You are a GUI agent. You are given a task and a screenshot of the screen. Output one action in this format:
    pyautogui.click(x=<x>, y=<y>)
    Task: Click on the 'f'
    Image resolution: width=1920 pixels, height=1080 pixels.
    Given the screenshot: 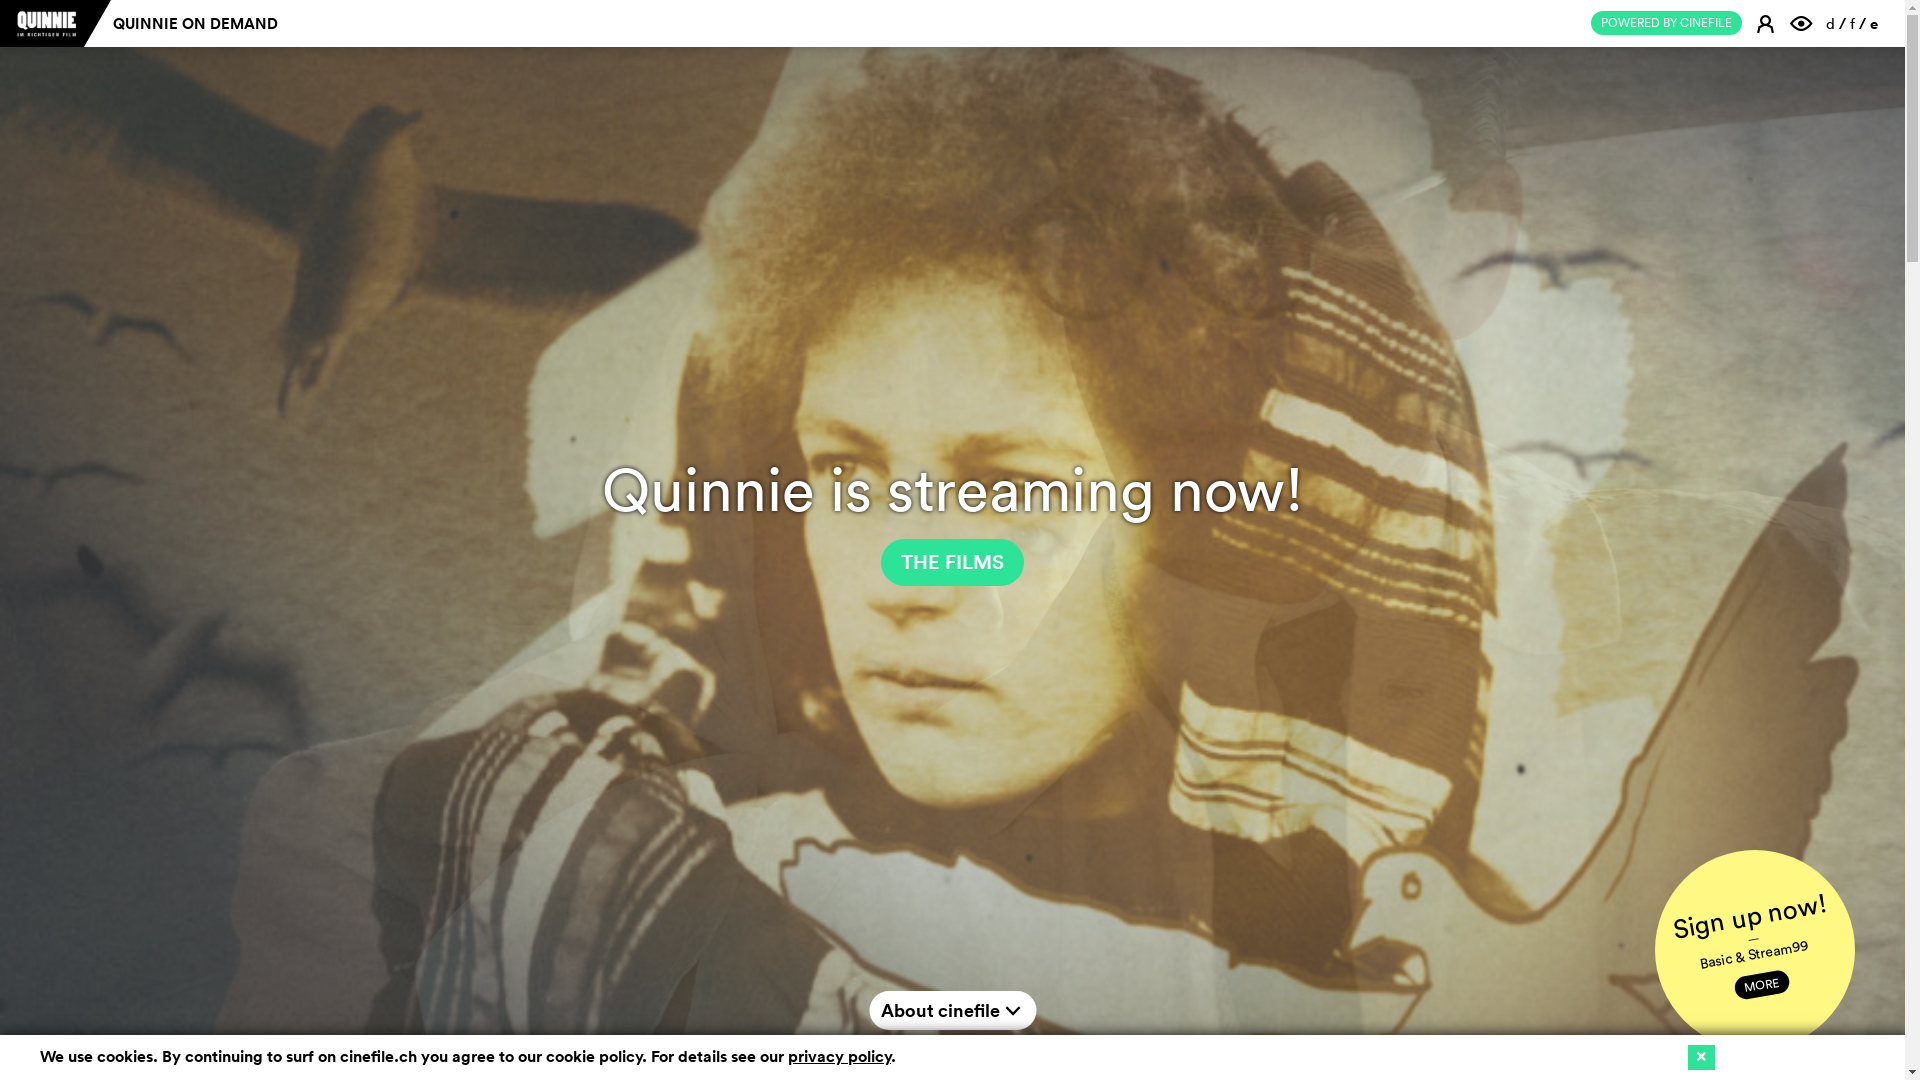 What is the action you would take?
    pyautogui.click(x=1851, y=23)
    